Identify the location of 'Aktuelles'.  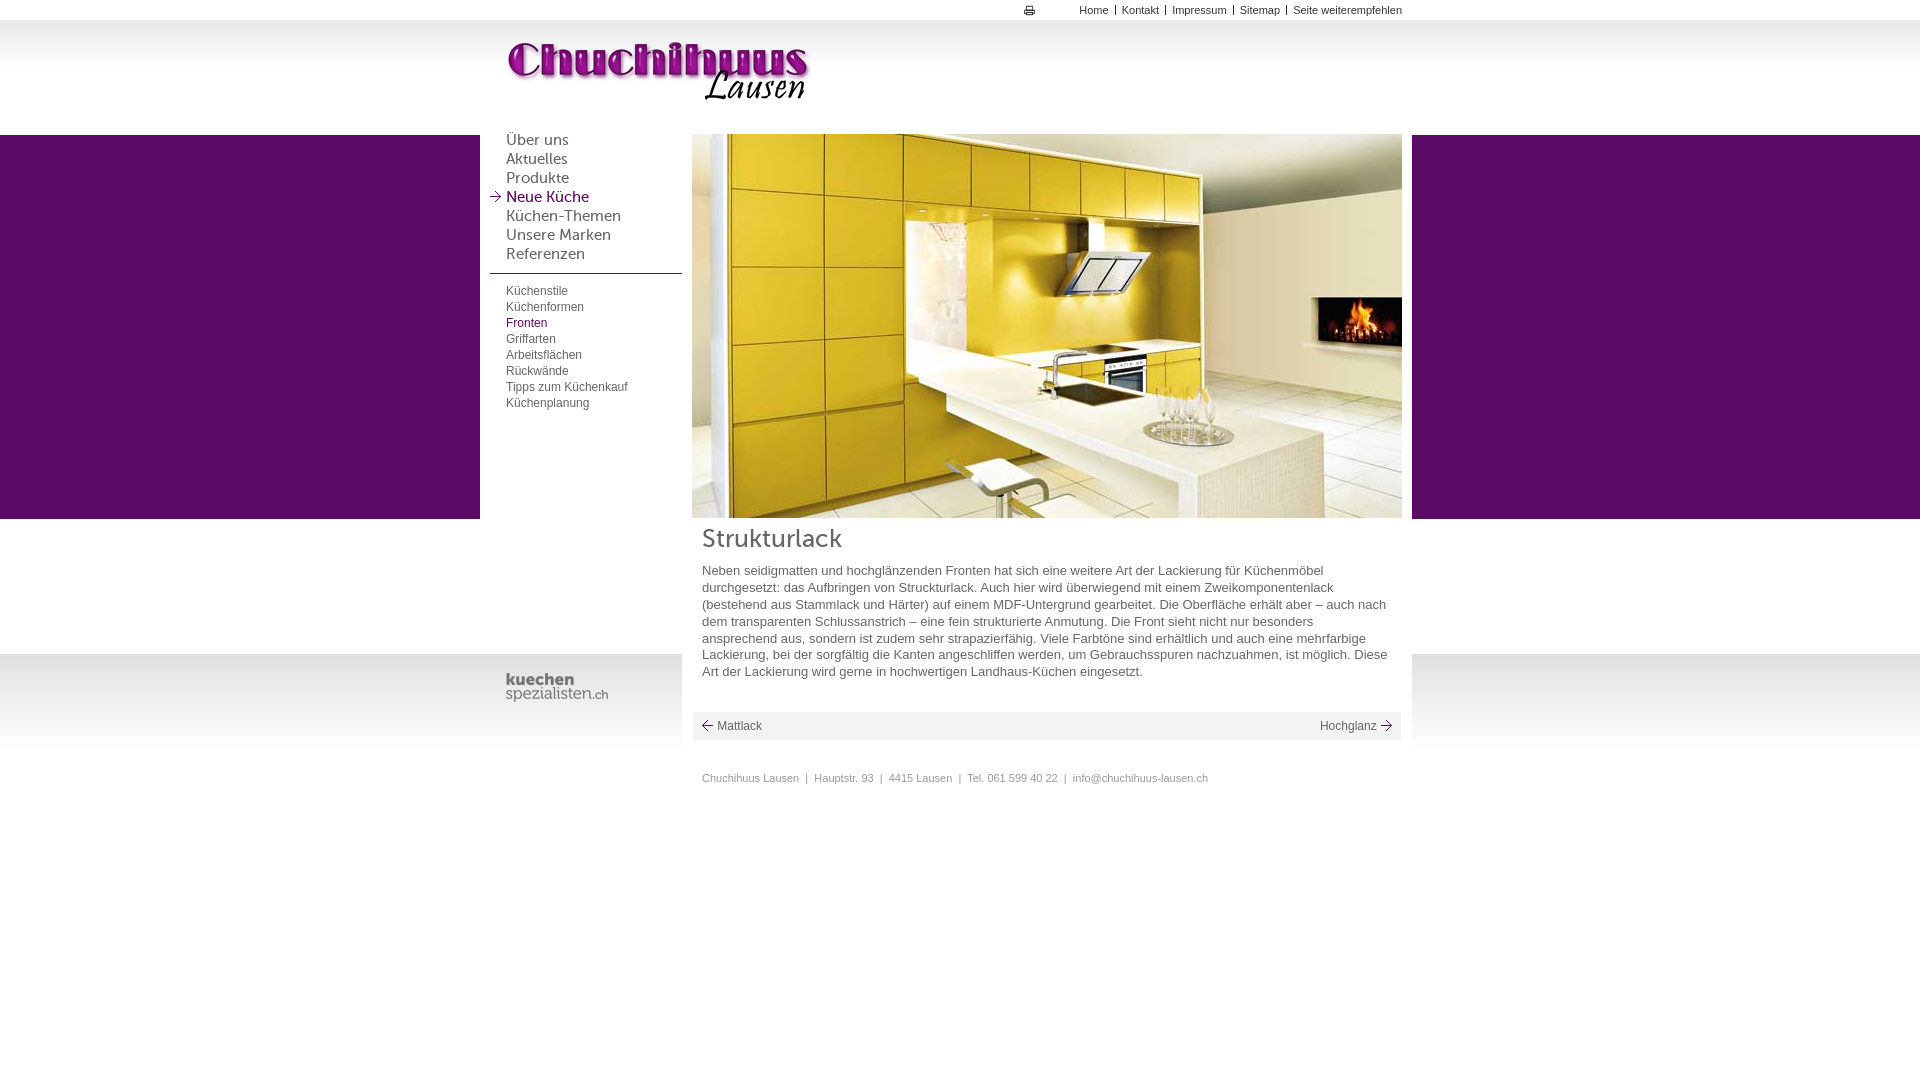
(505, 159).